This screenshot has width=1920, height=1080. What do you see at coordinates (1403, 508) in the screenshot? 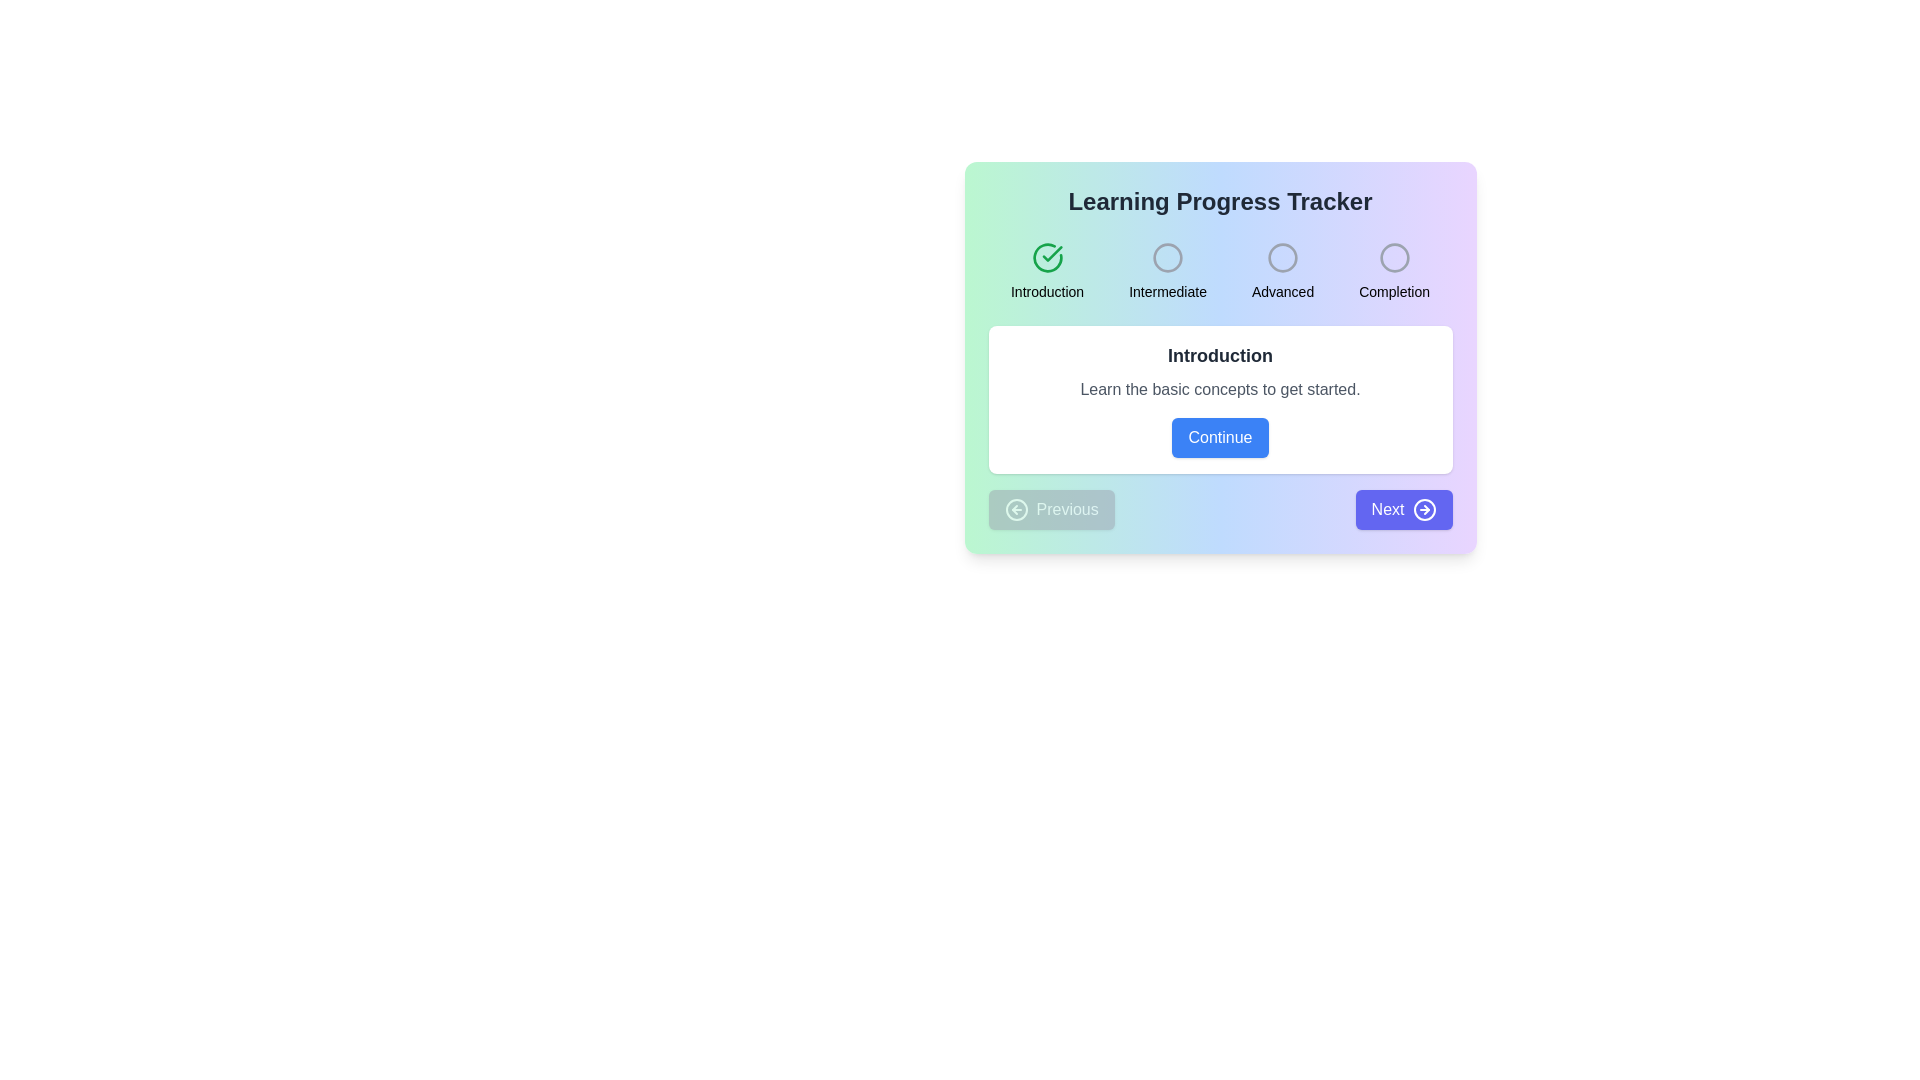
I see `the navigation button located at the bottom-right corner of the 'Learning Progress Tracker' interface` at bounding box center [1403, 508].